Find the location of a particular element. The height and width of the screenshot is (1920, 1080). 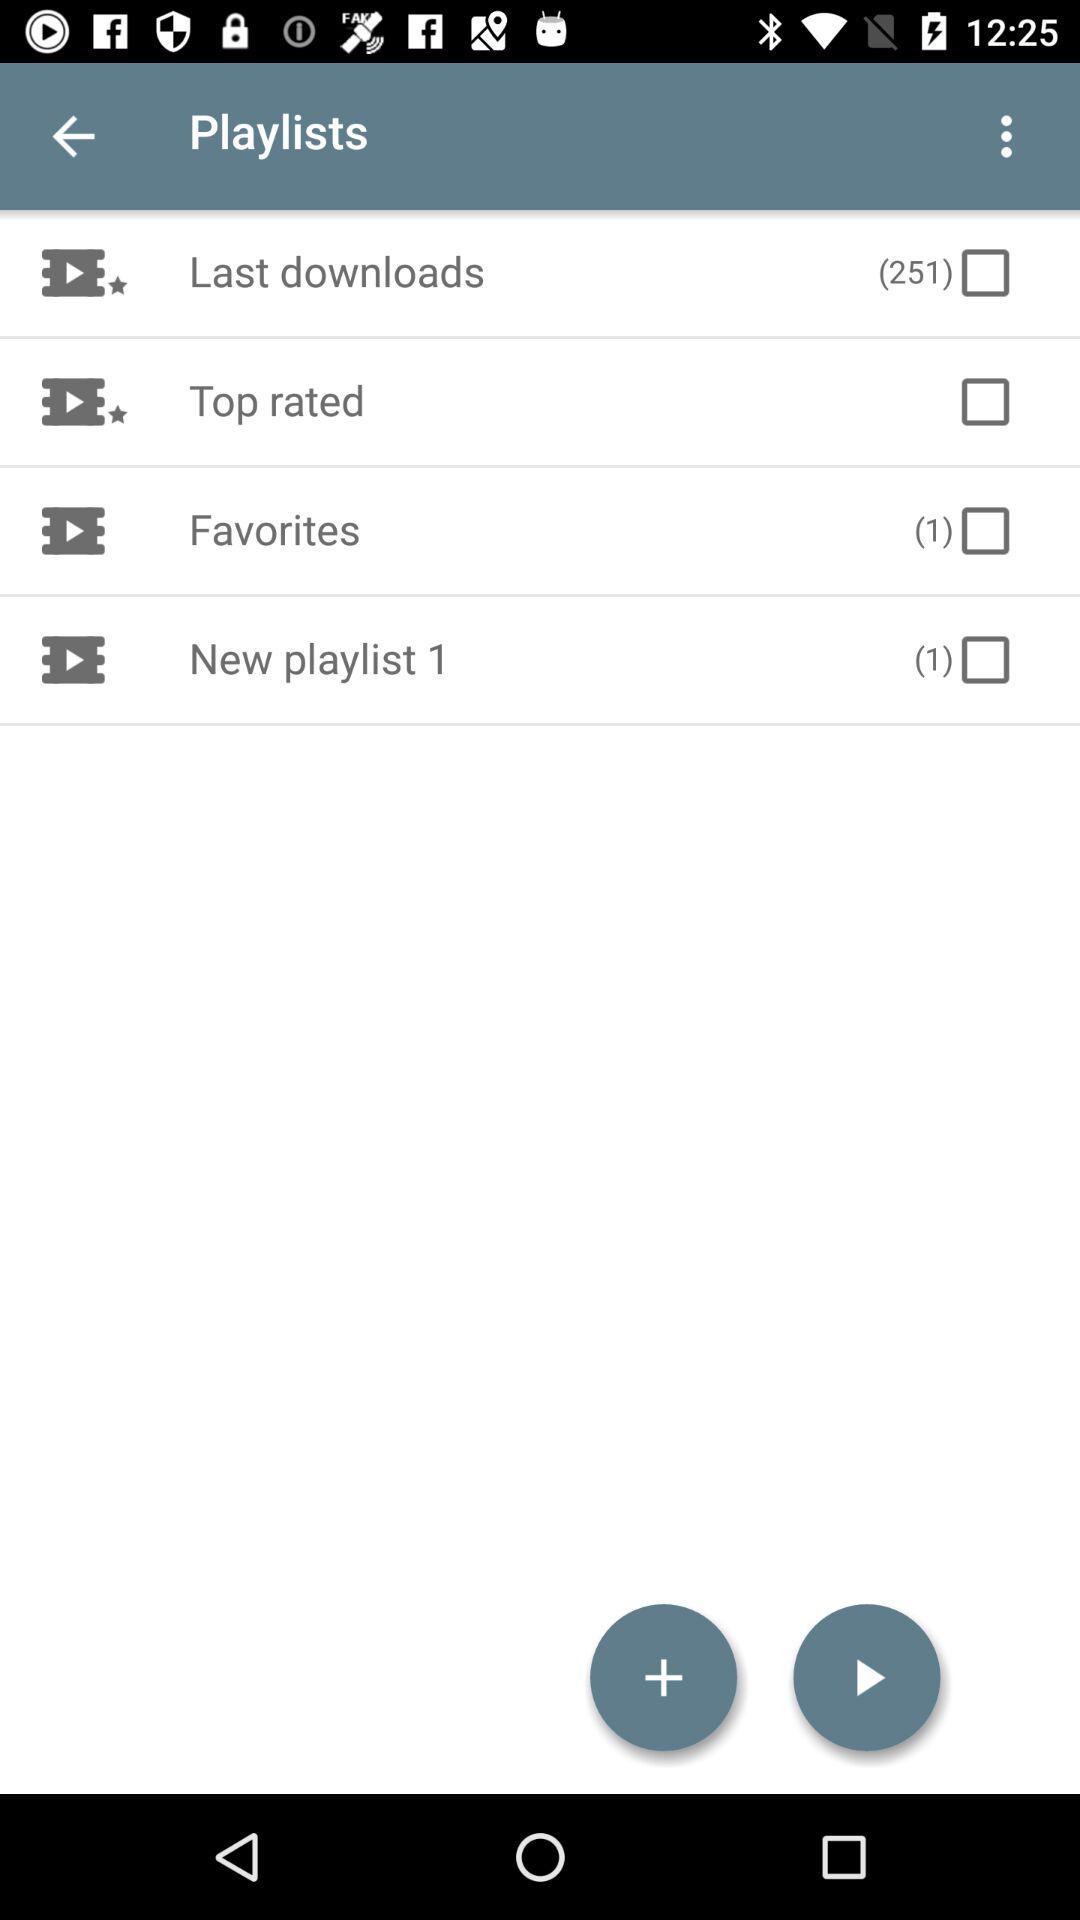

item below the (1) is located at coordinates (866, 1677).